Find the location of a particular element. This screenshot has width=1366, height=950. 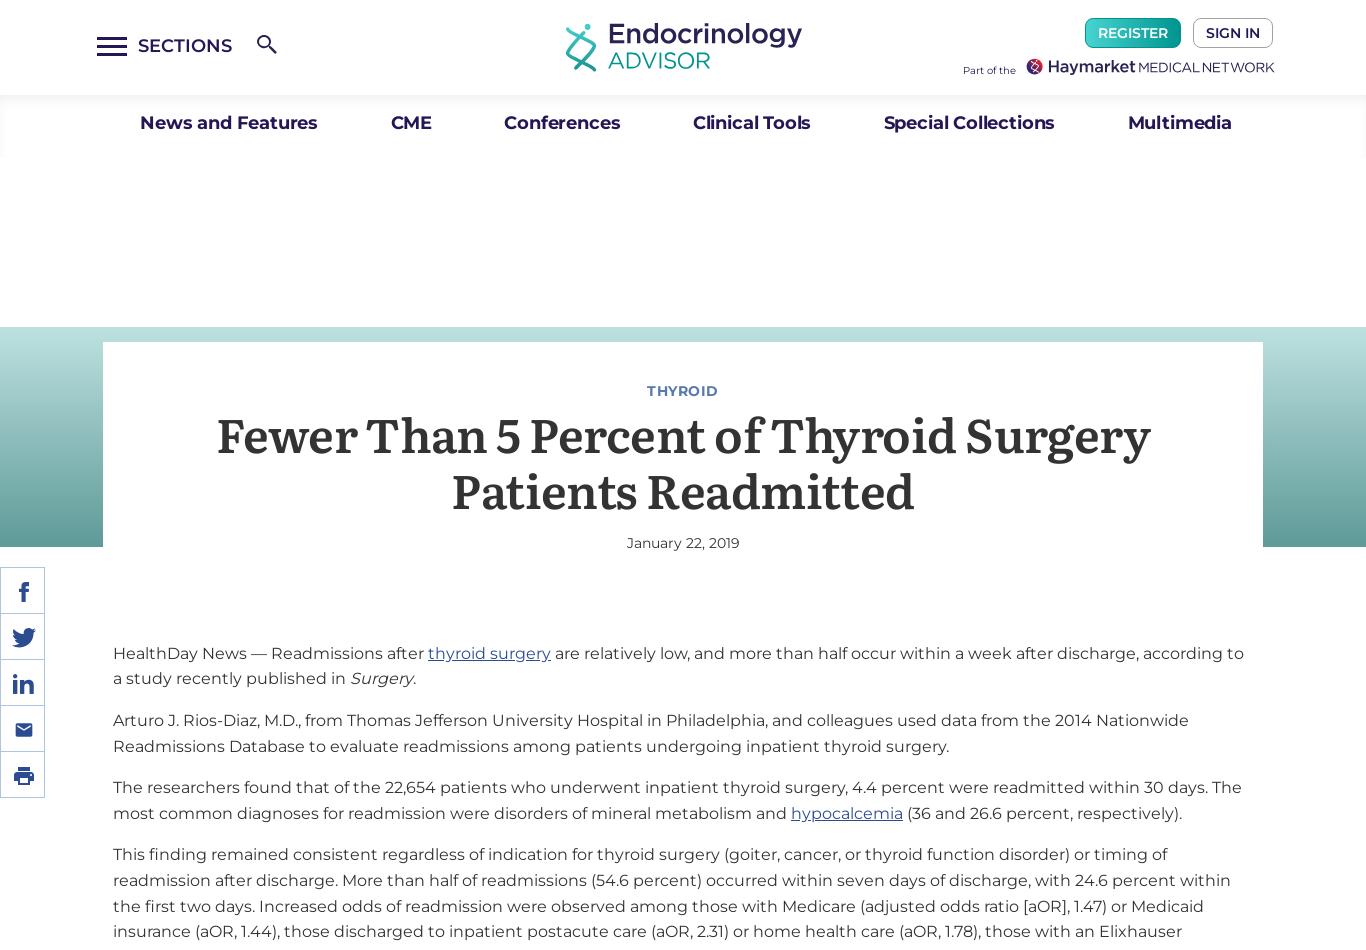

'hypocalcemia' is located at coordinates (791, 811).